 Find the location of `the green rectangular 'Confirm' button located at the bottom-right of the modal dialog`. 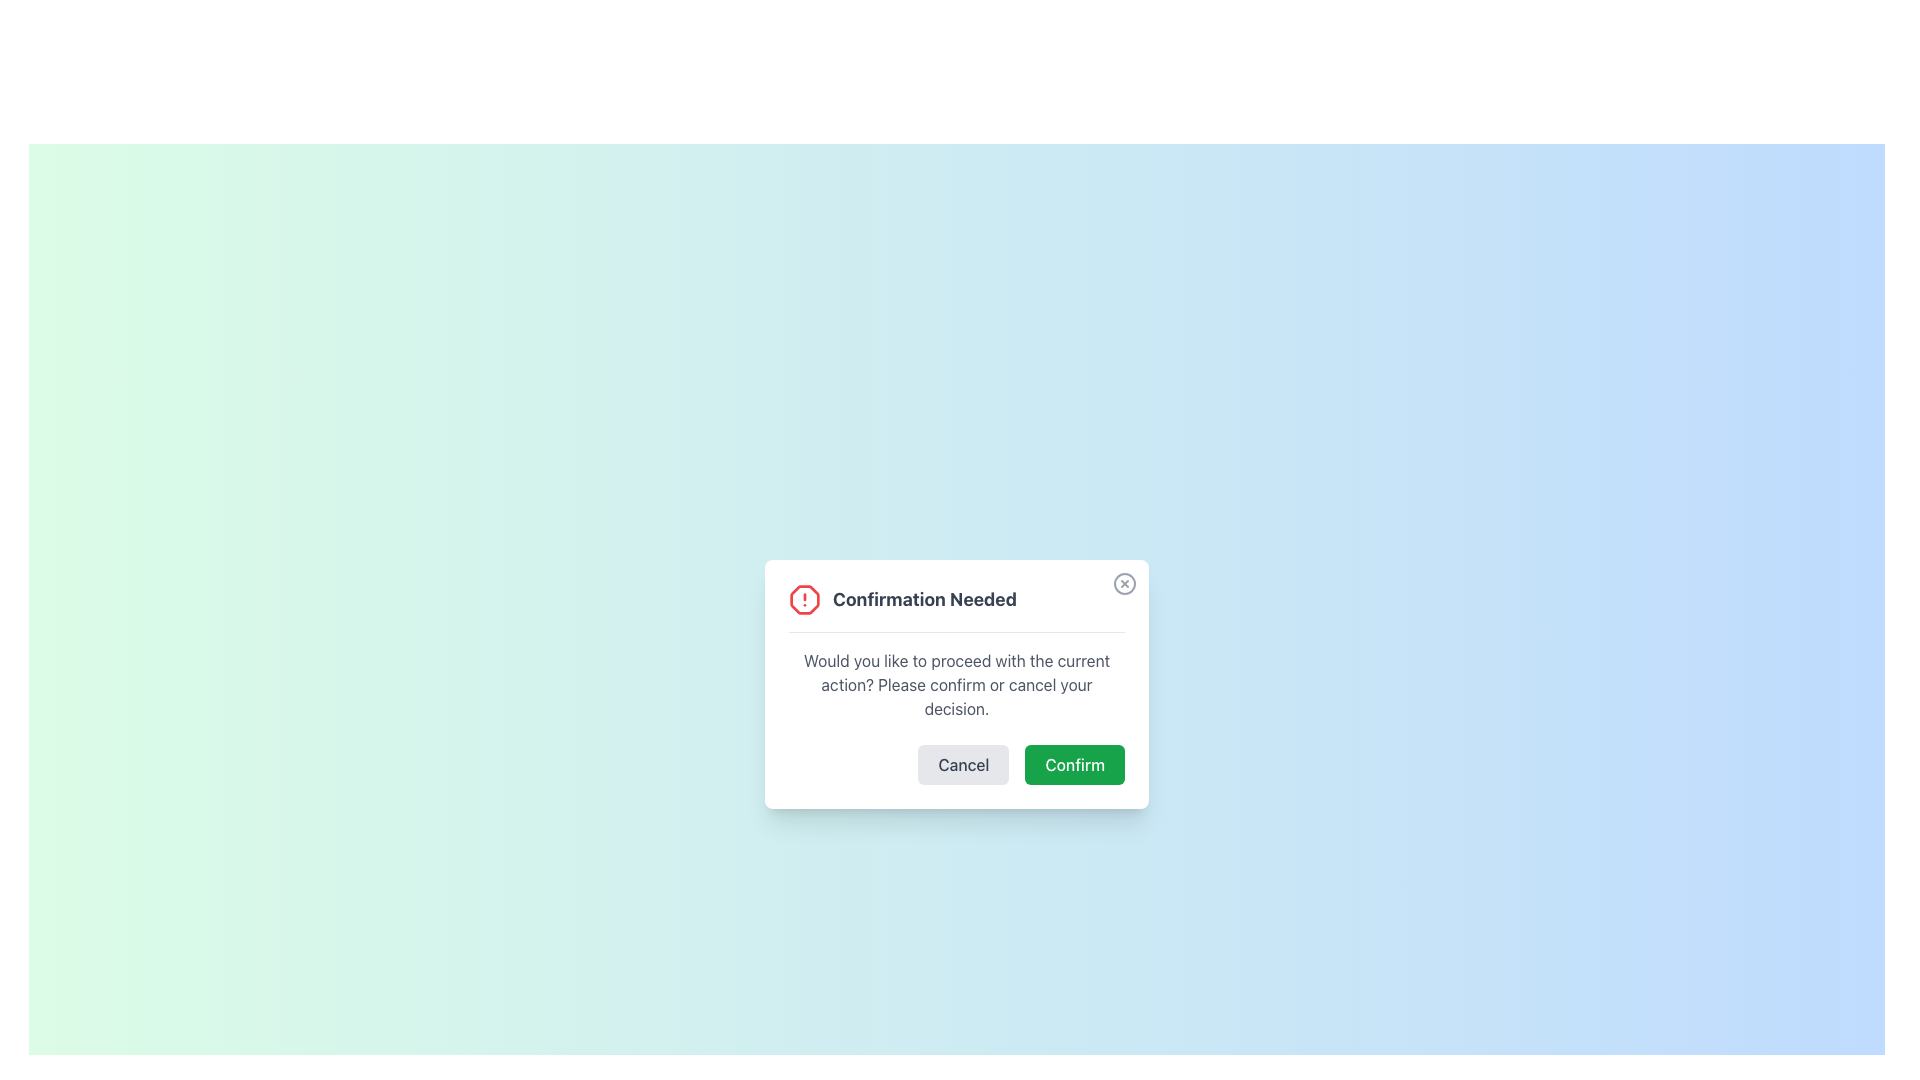

the green rectangular 'Confirm' button located at the bottom-right of the modal dialog is located at coordinates (1074, 764).